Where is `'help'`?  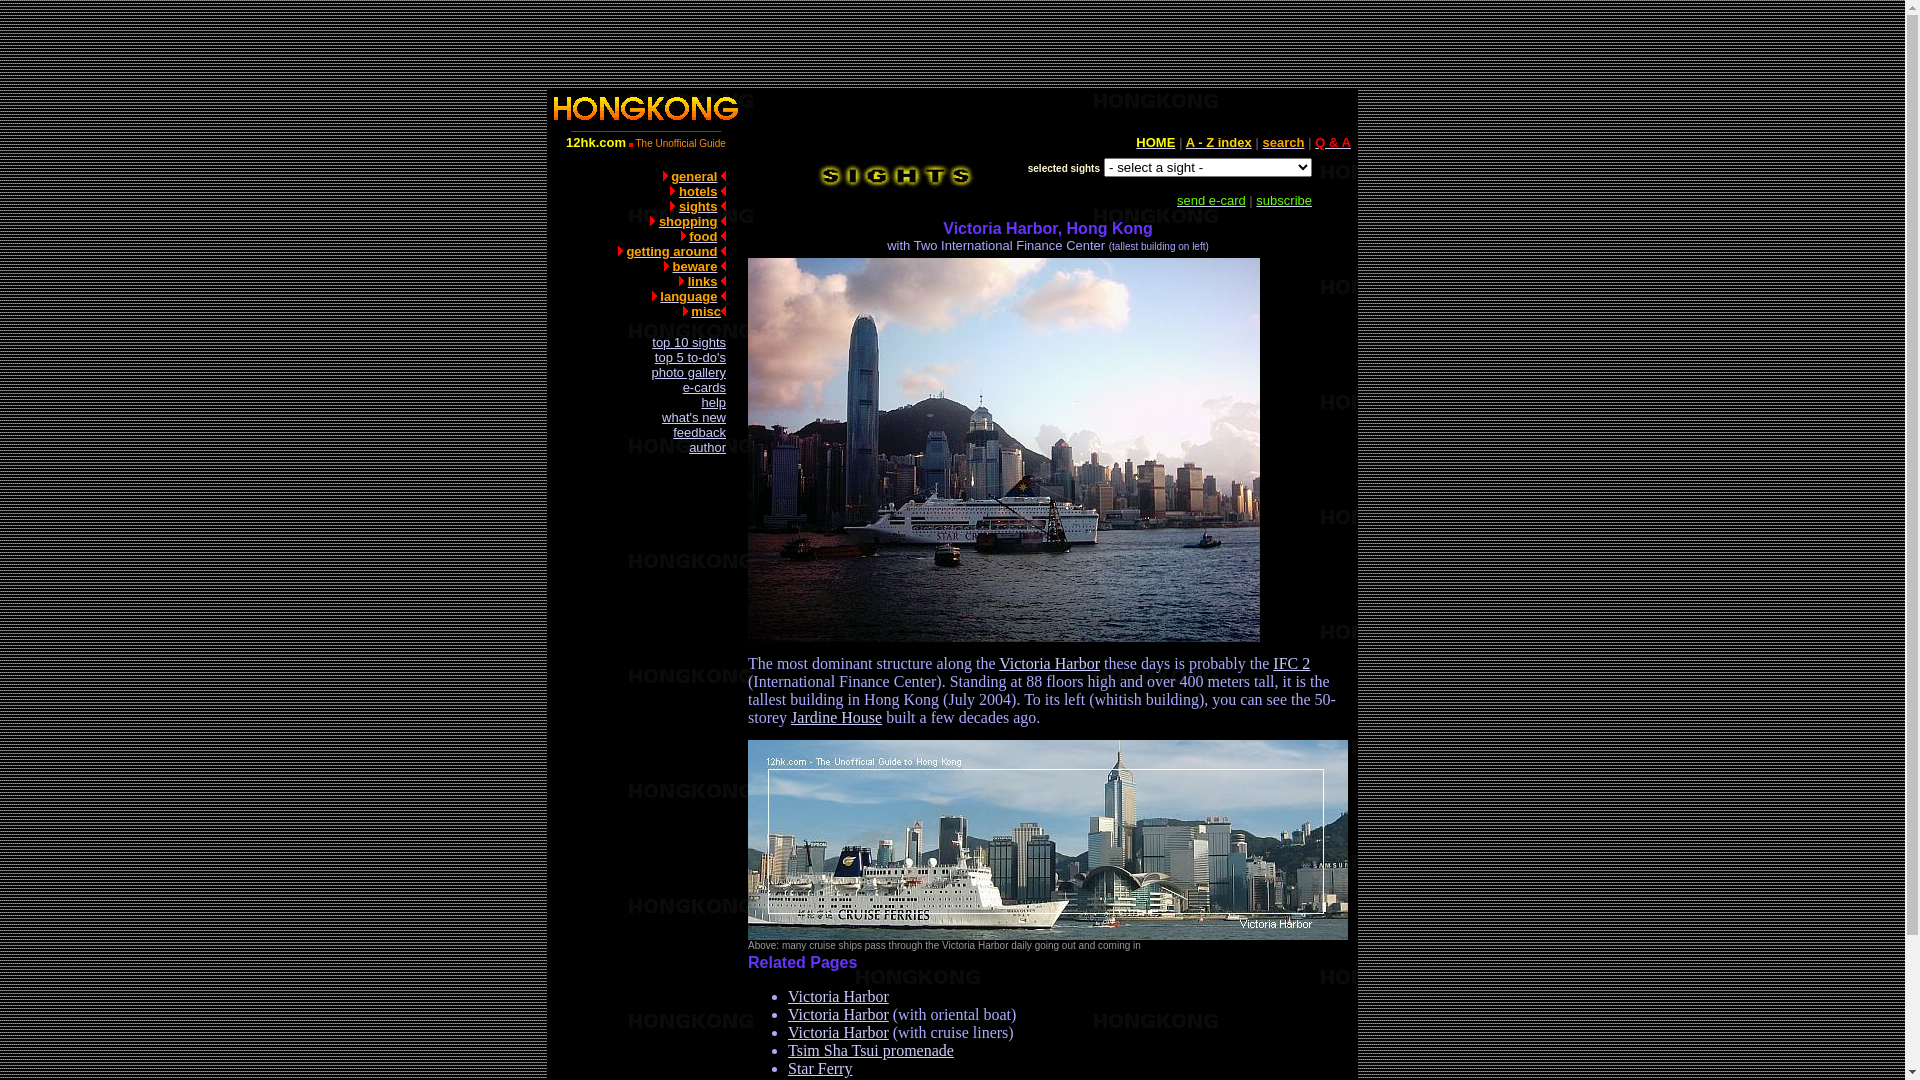 'help' is located at coordinates (713, 402).